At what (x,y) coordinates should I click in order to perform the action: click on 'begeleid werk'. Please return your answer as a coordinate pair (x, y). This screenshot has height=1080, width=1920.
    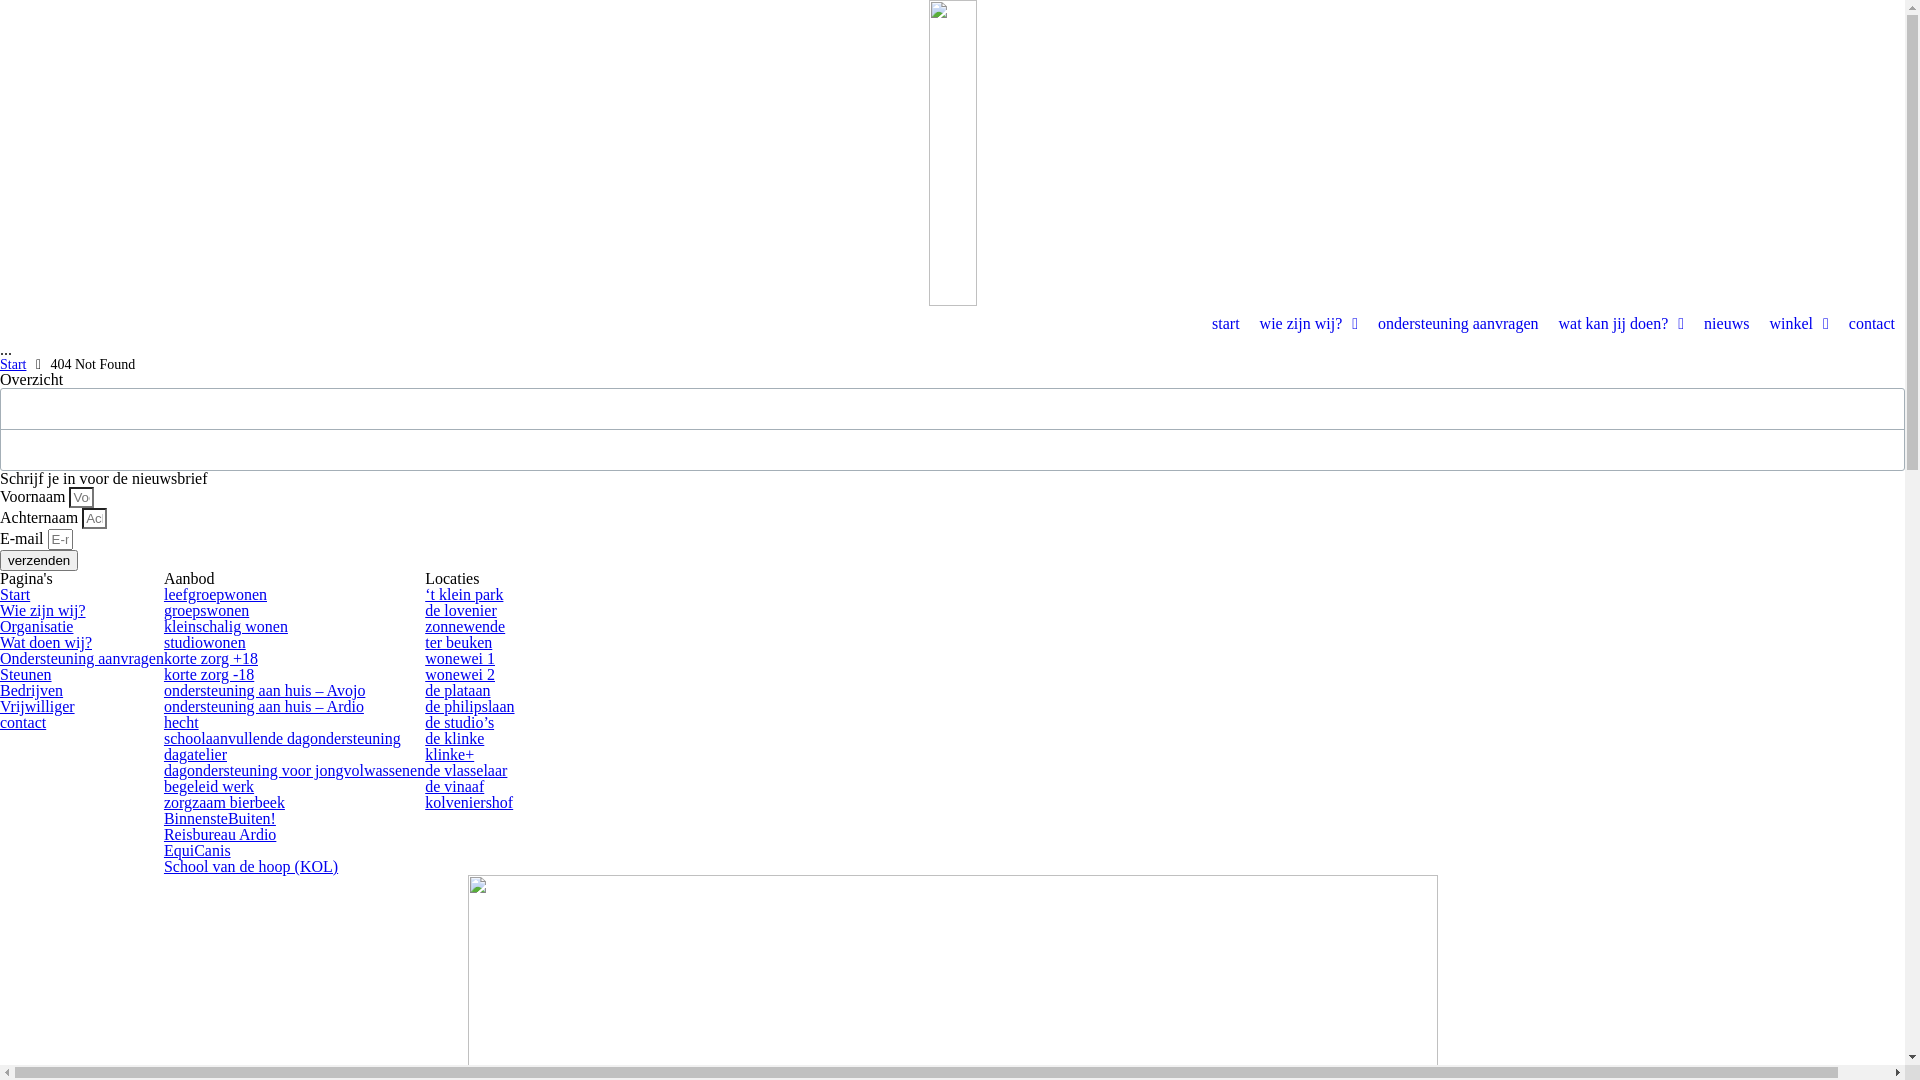
    Looking at the image, I should click on (209, 785).